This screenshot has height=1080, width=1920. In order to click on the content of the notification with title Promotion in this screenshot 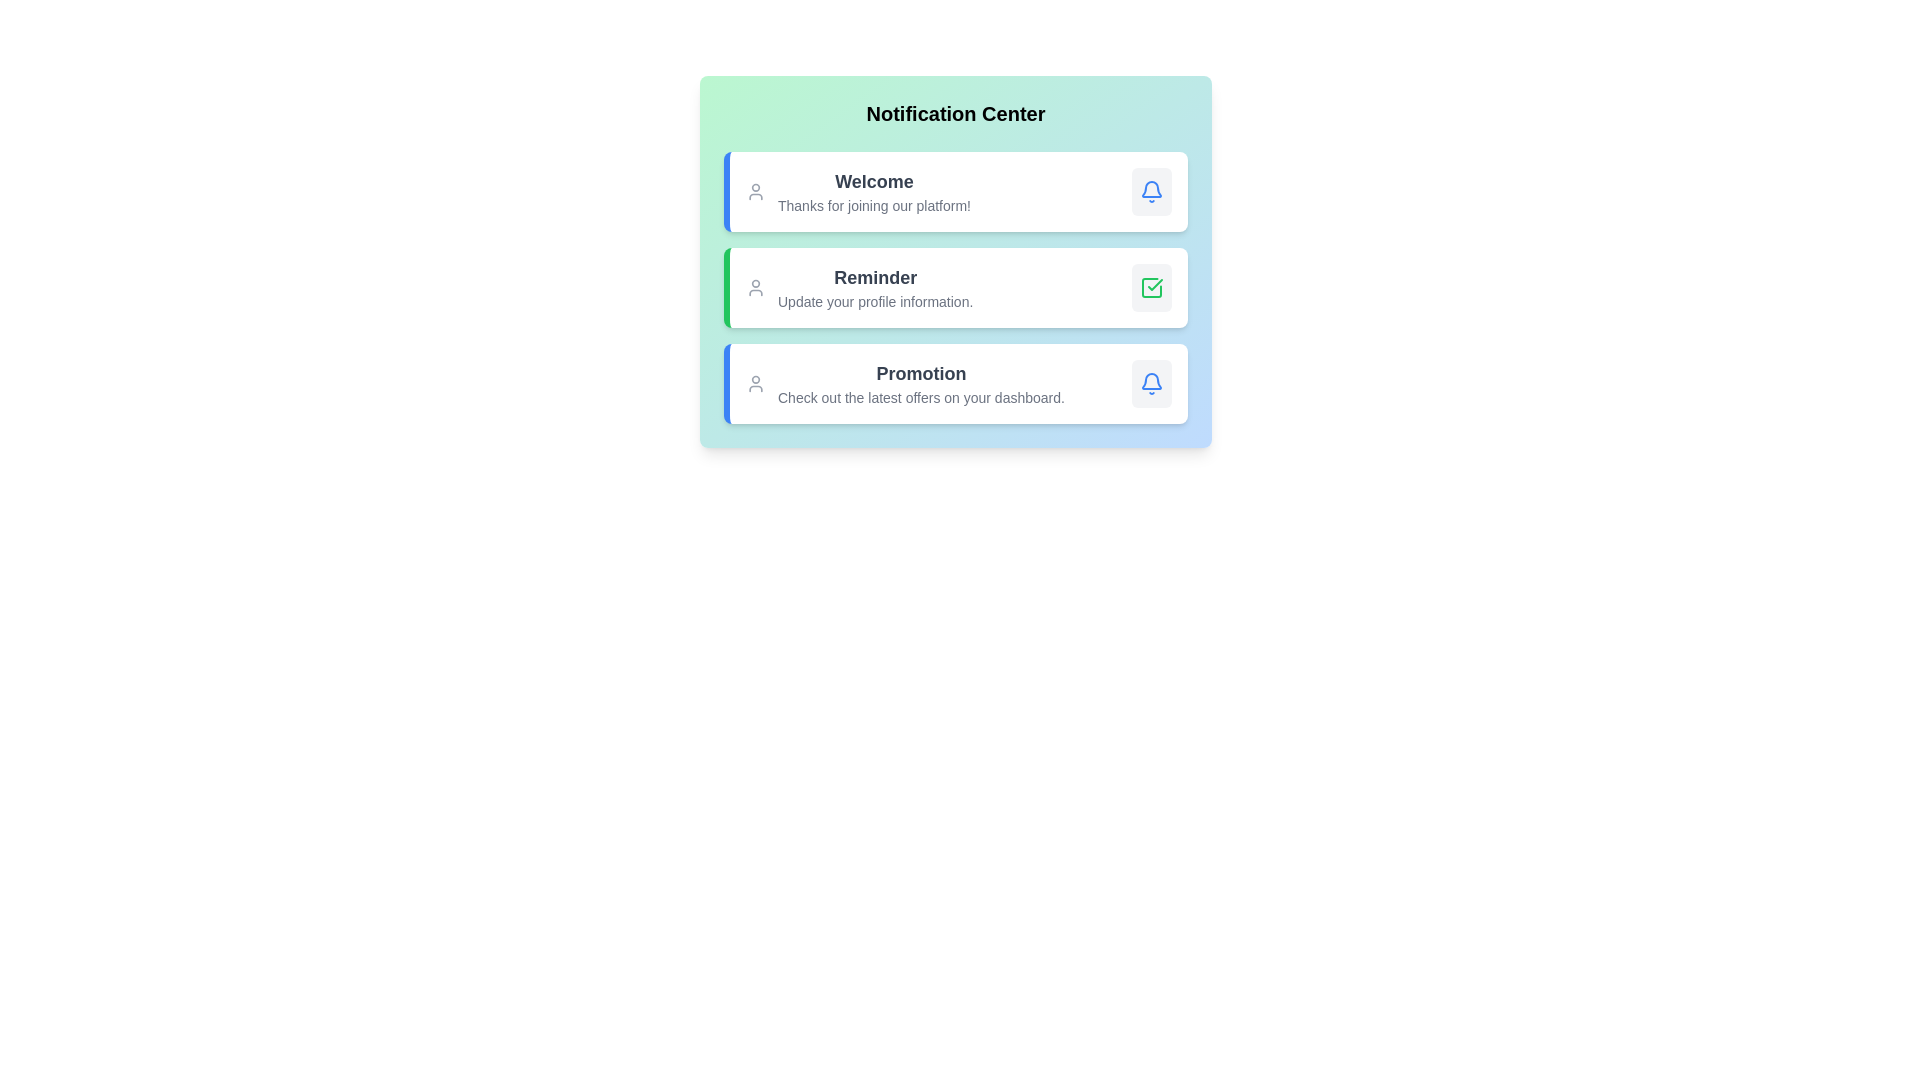, I will do `click(920, 374)`.